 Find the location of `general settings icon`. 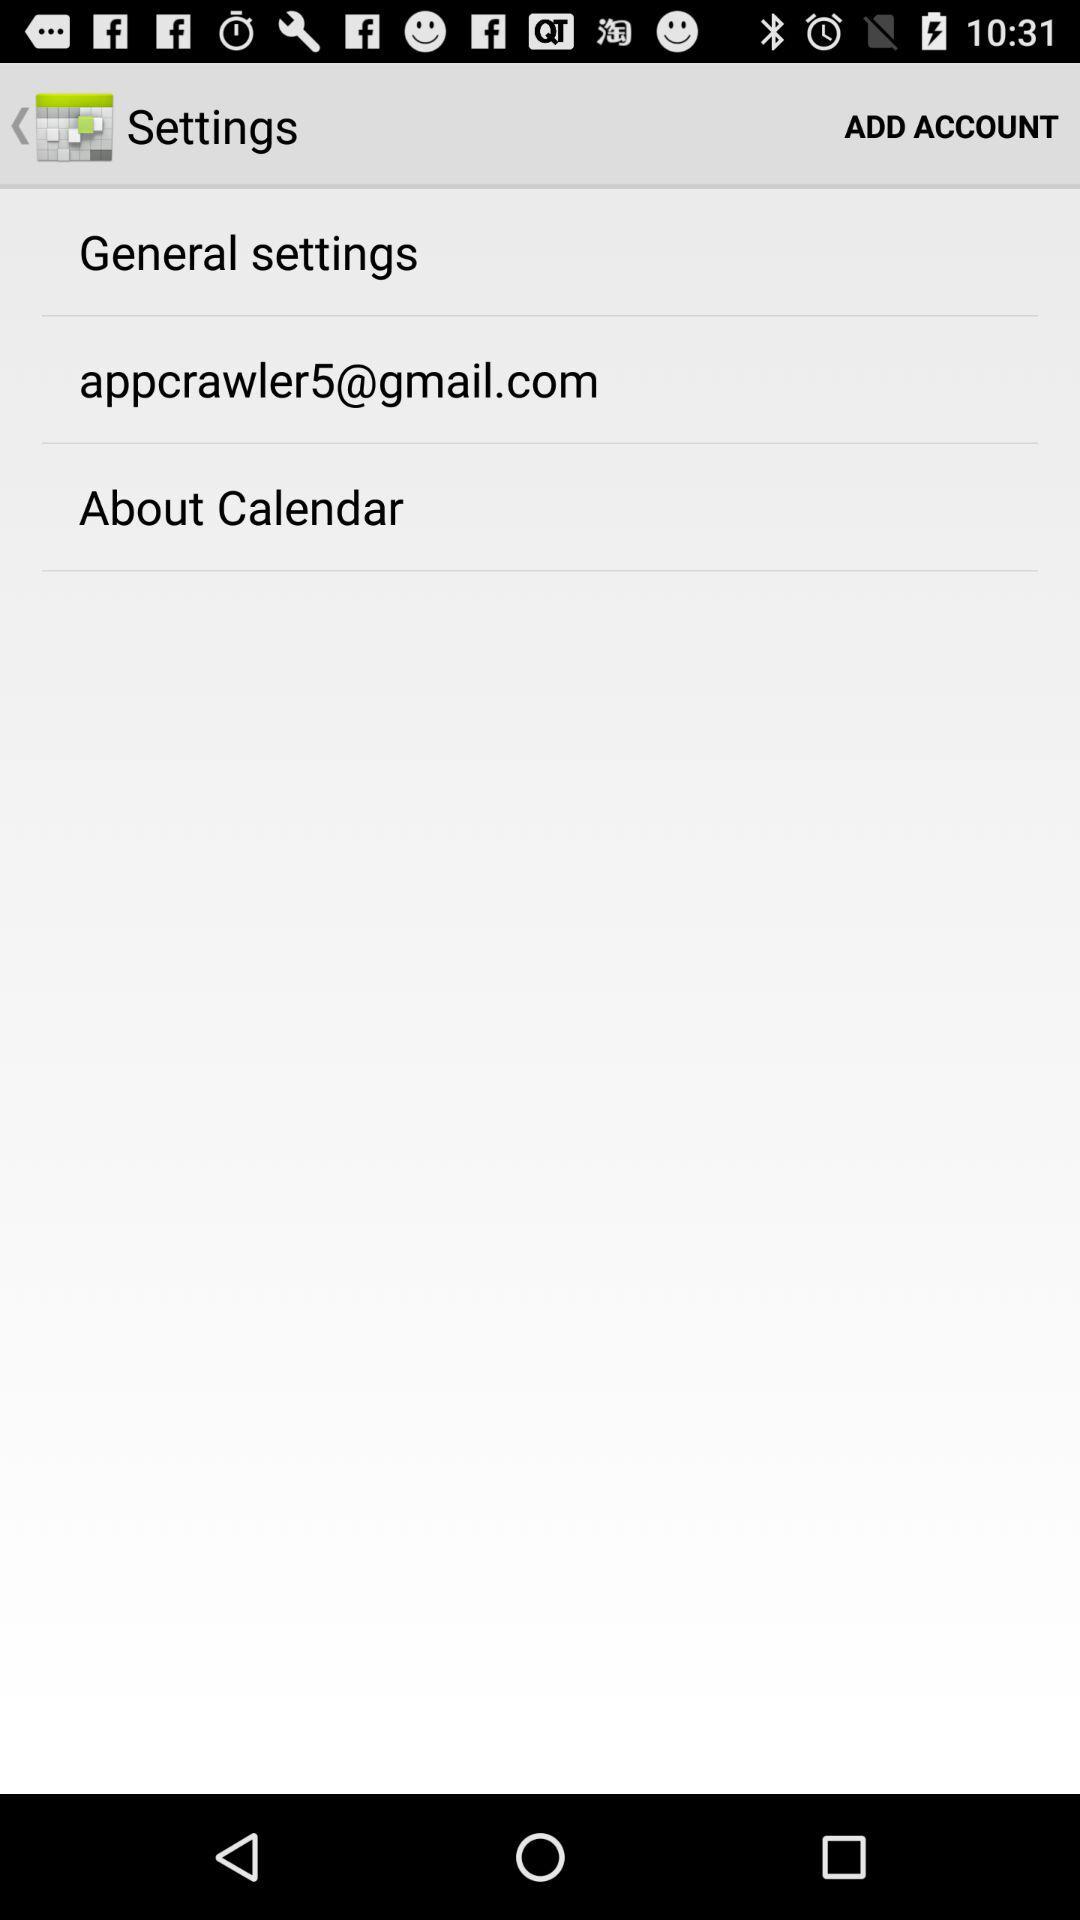

general settings icon is located at coordinates (247, 250).